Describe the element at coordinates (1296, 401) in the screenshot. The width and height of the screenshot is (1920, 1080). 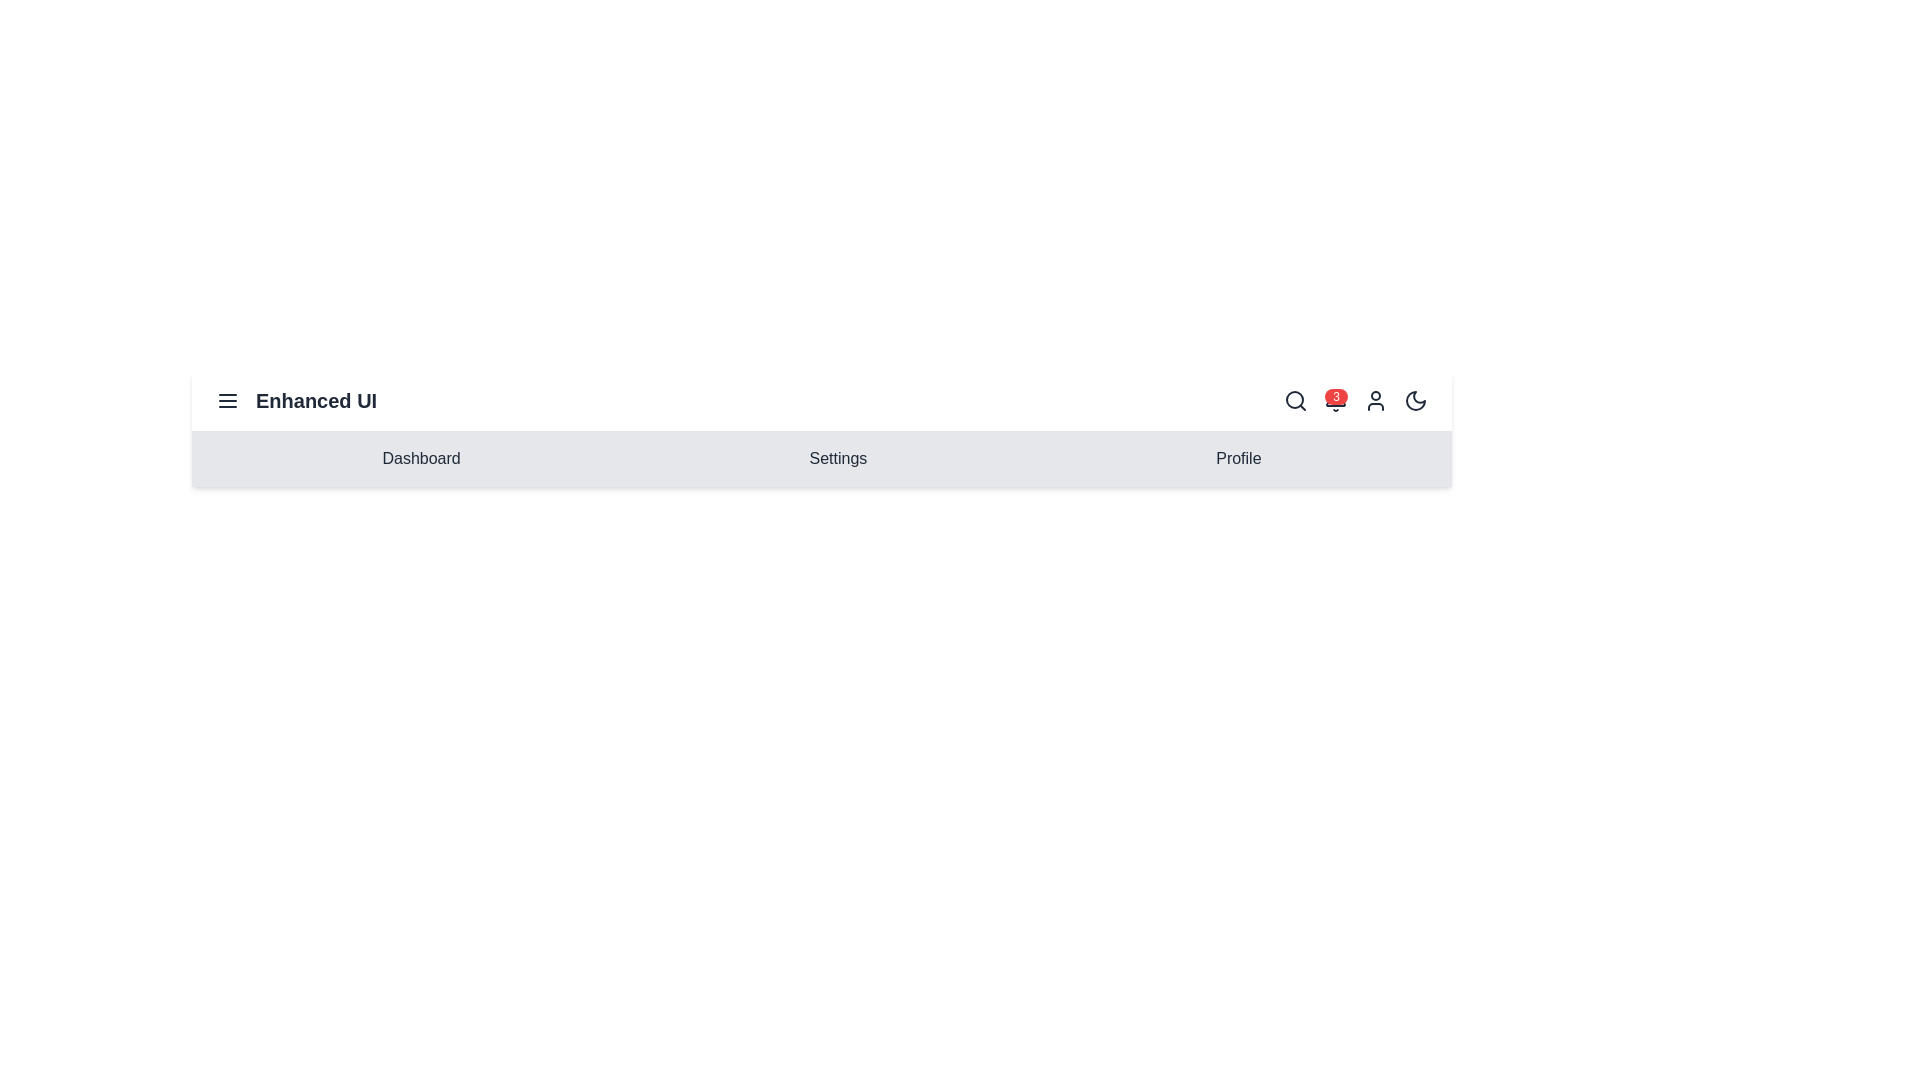
I see `the search icon to initiate a search` at that location.